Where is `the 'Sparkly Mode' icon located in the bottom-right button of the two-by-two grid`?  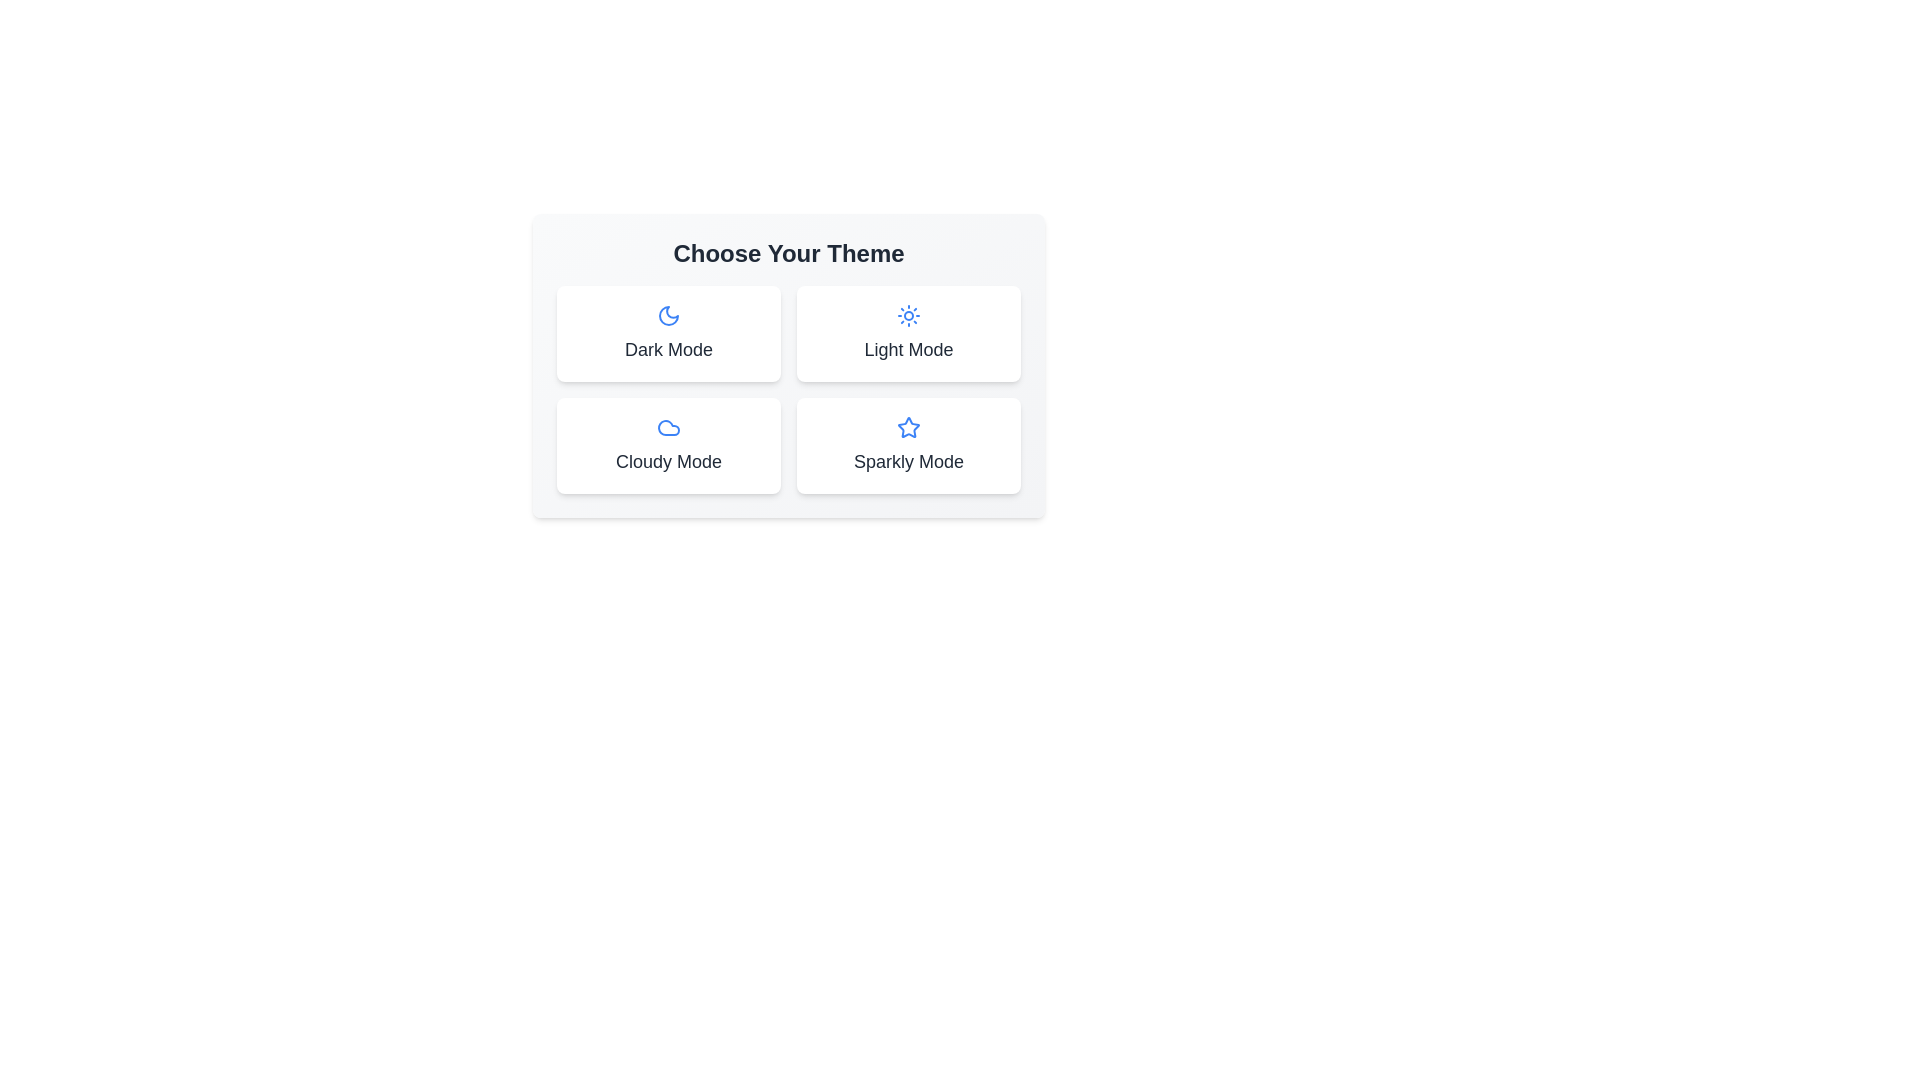 the 'Sparkly Mode' icon located in the bottom-right button of the two-by-two grid is located at coordinates (907, 426).